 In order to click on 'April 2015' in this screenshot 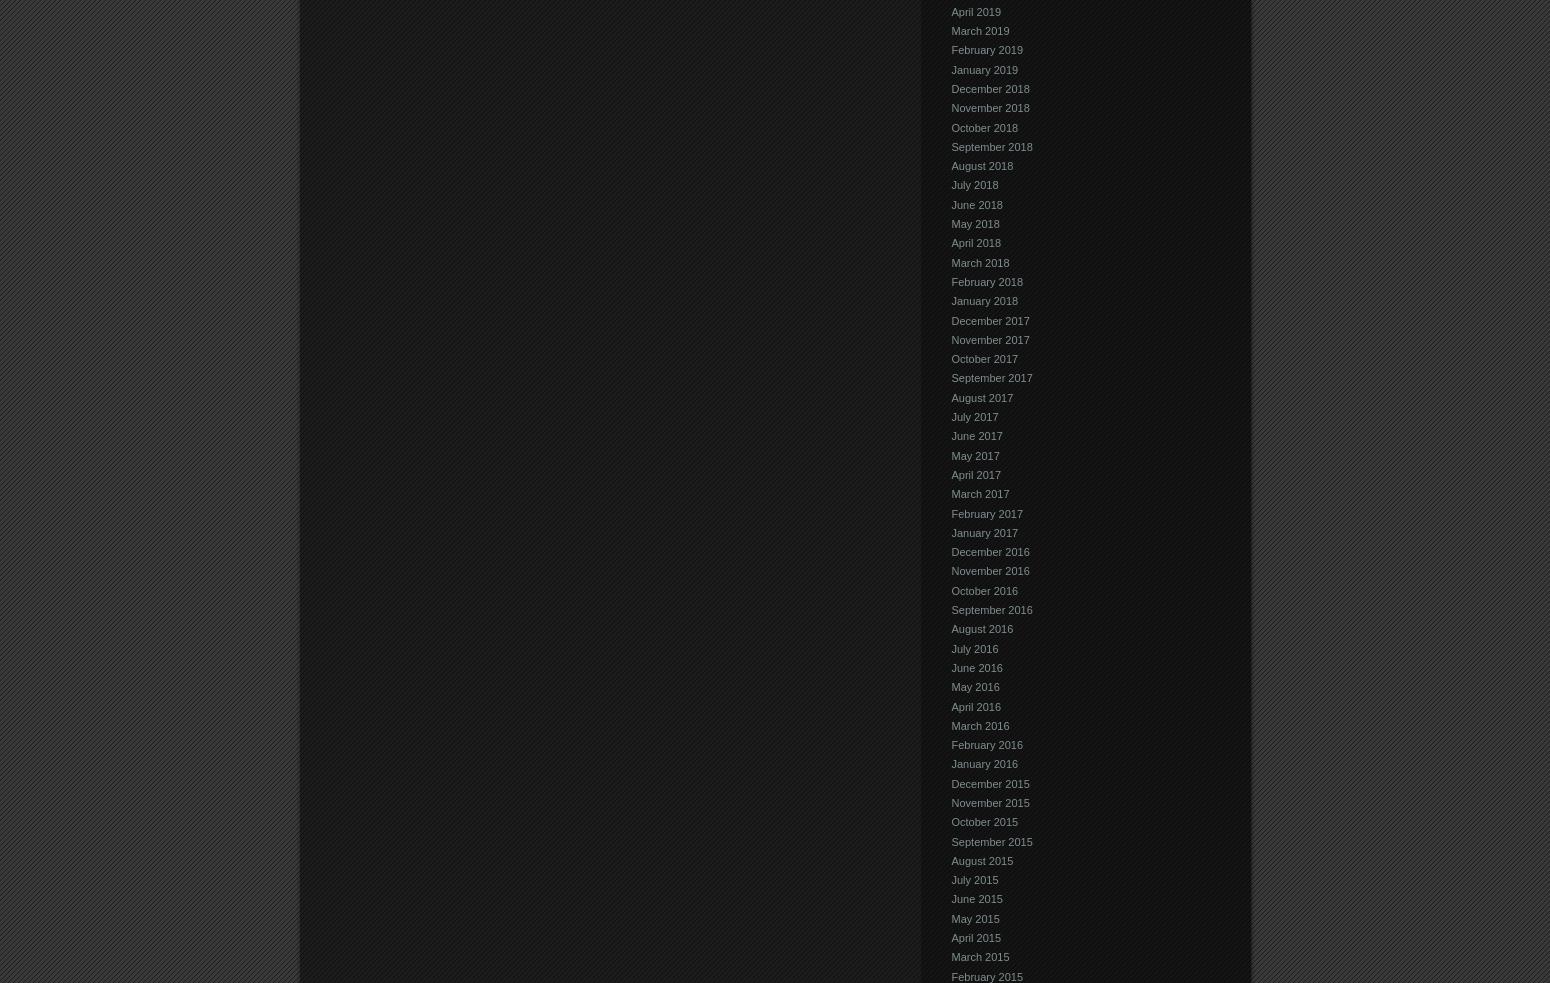, I will do `click(975, 937)`.